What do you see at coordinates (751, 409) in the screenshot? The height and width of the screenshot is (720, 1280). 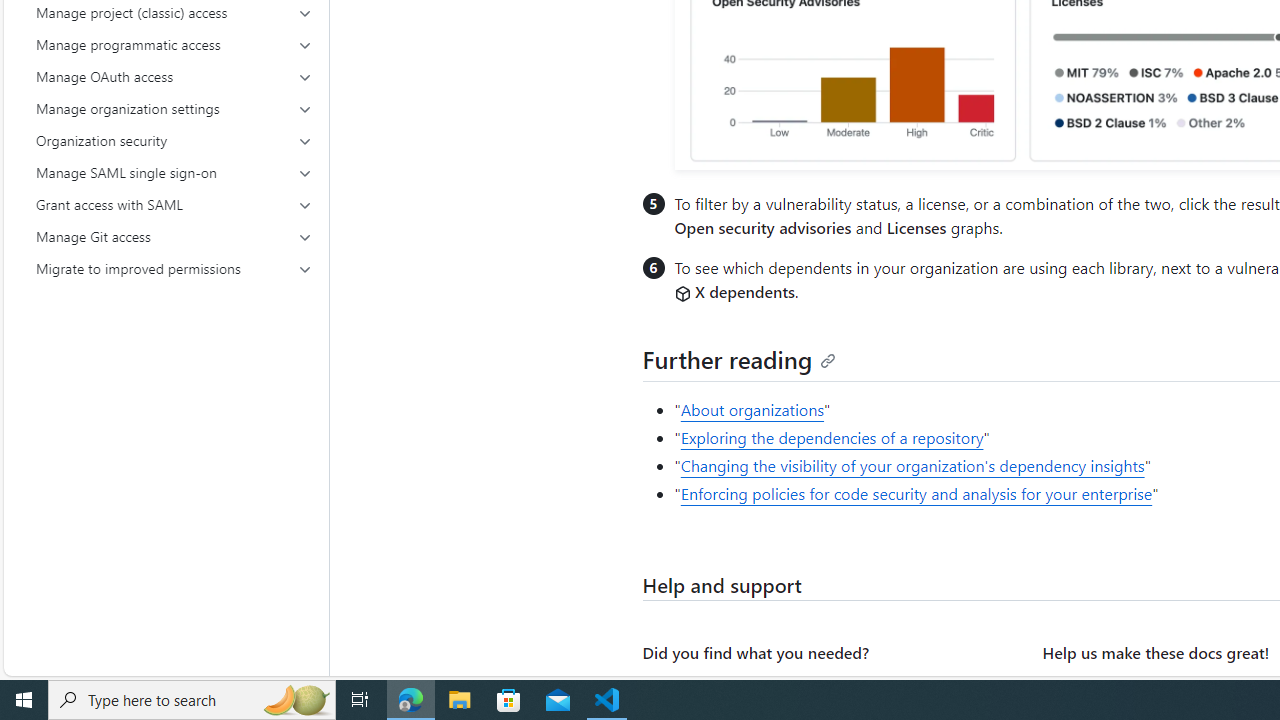 I see `'About organizations'` at bounding box center [751, 409].